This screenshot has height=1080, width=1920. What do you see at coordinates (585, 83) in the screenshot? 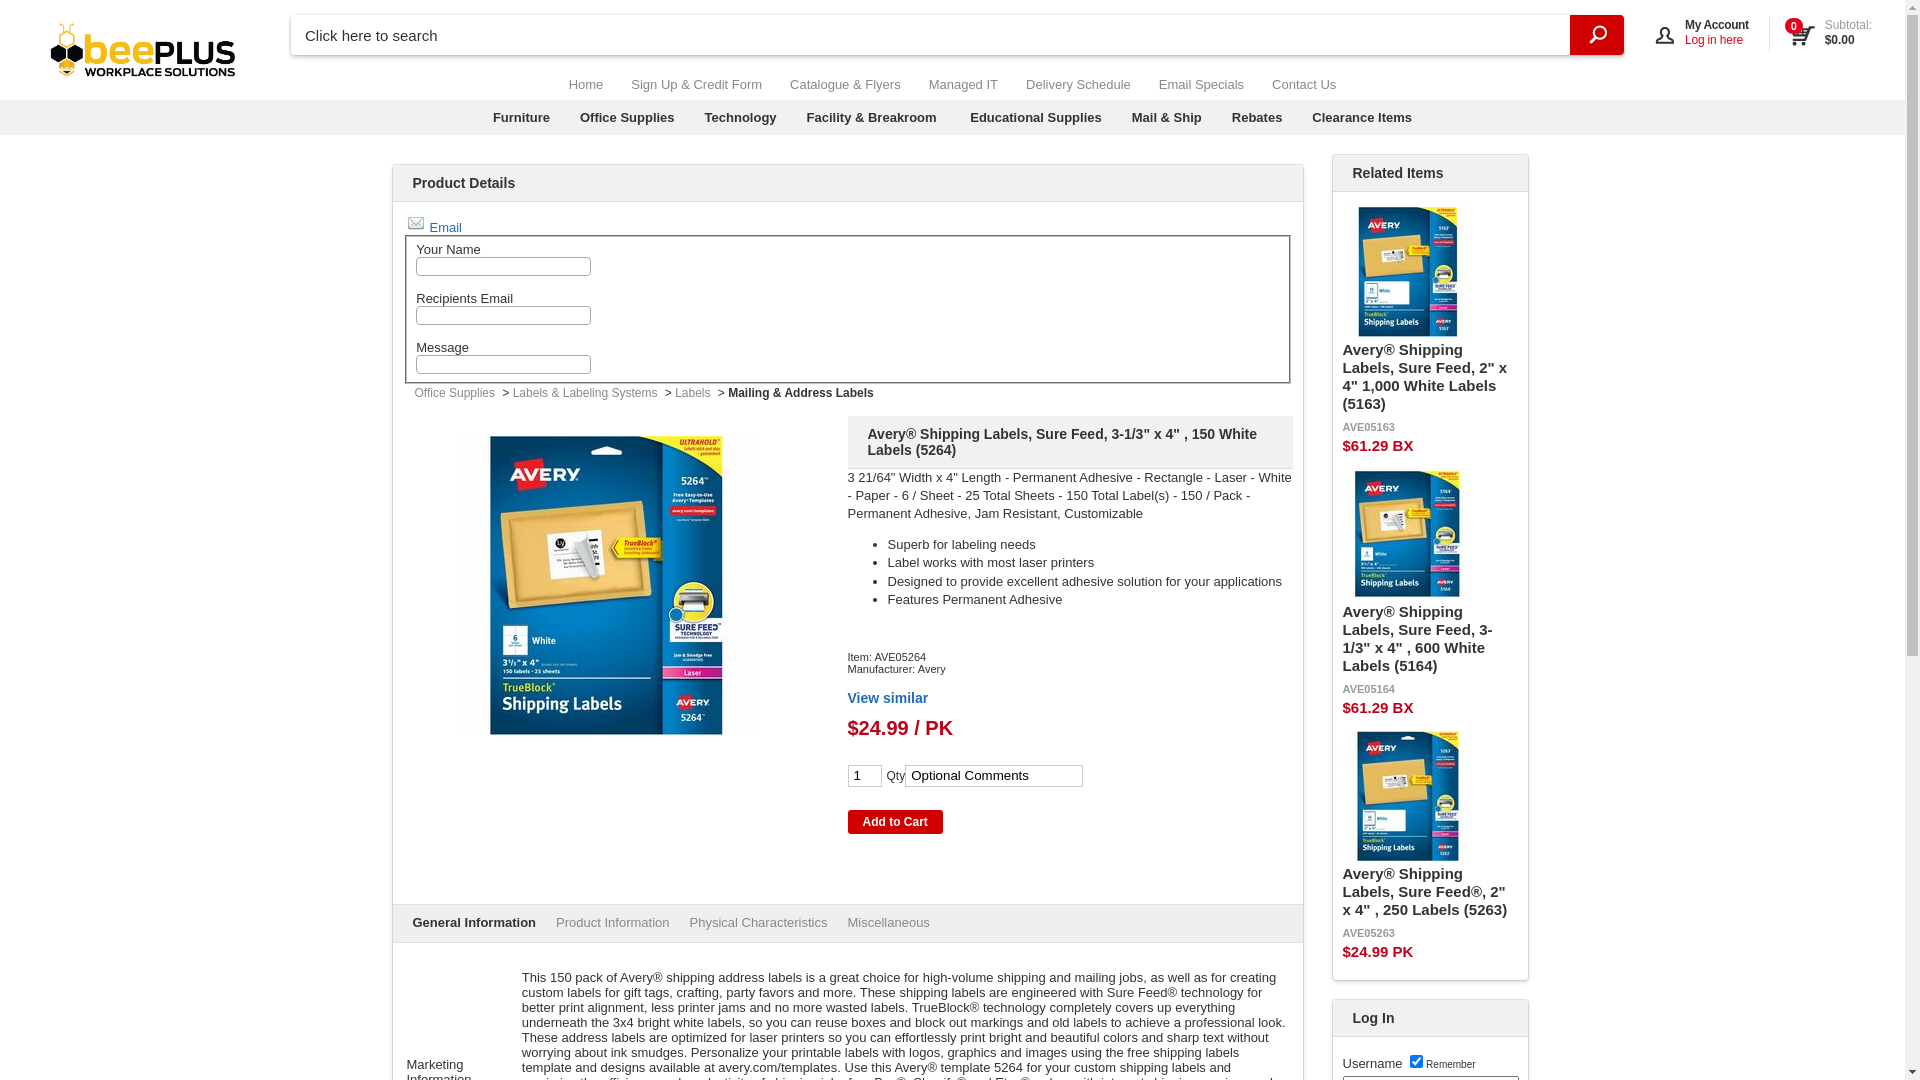
I see `'Home'` at bounding box center [585, 83].